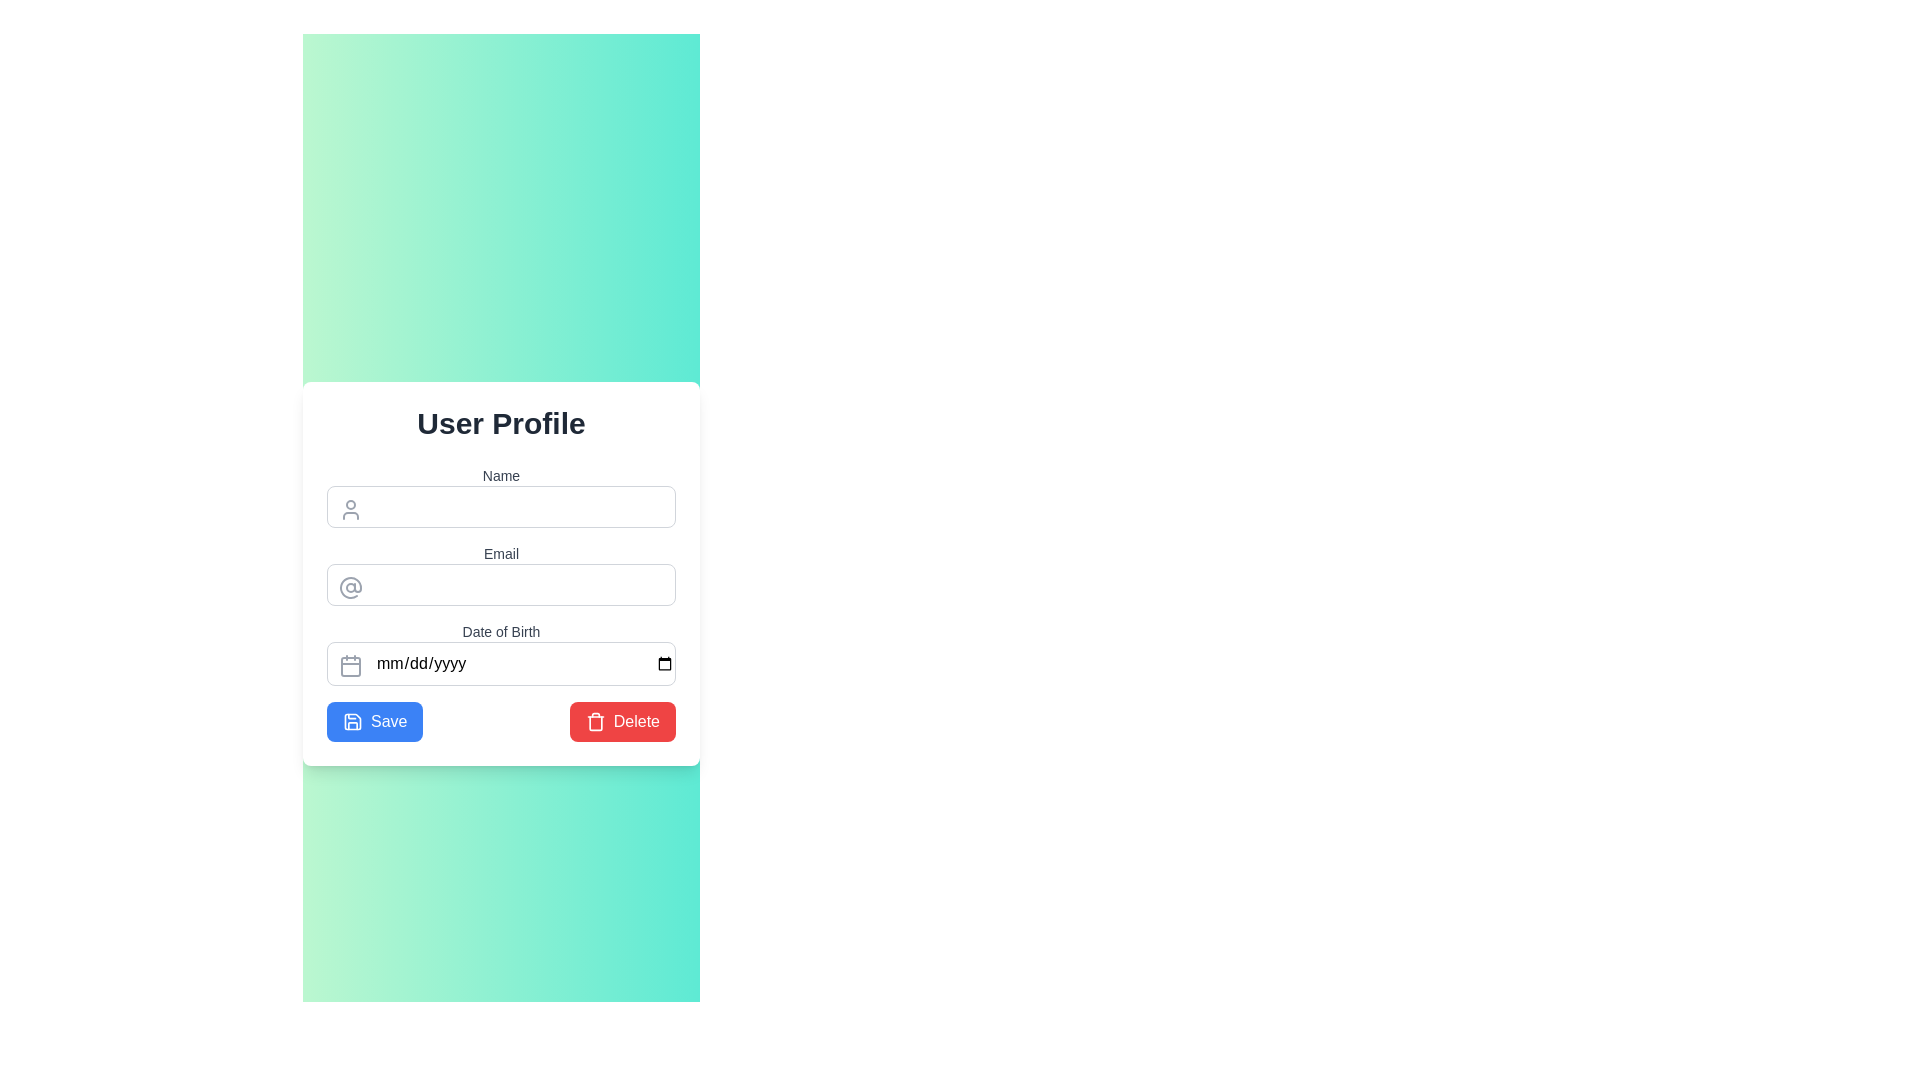 This screenshot has width=1920, height=1080. I want to click on the text label that contains the content 'Name', which is positioned above the corresponding text input field in the user profile form, so click(501, 475).